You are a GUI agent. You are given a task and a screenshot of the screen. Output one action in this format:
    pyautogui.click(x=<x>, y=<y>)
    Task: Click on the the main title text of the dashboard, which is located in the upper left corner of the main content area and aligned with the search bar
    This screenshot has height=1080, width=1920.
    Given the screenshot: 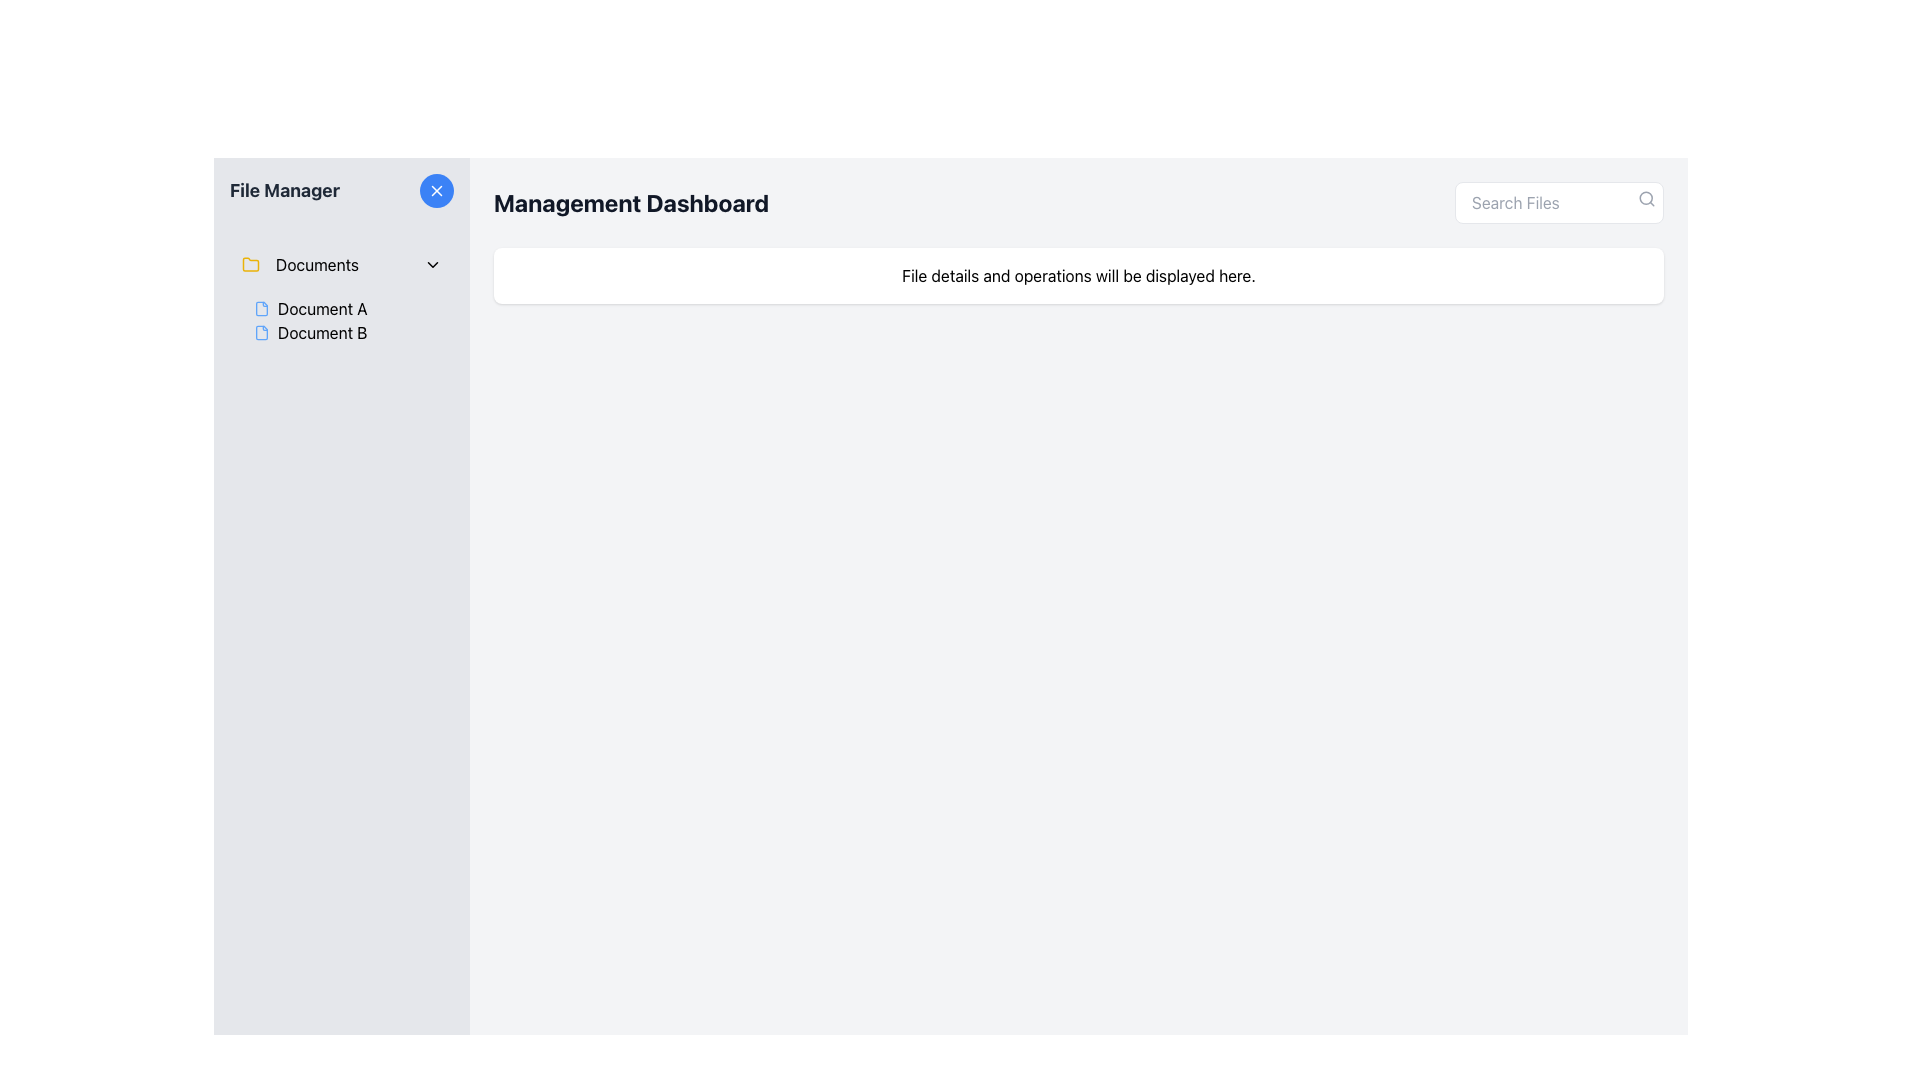 What is the action you would take?
    pyautogui.click(x=630, y=203)
    